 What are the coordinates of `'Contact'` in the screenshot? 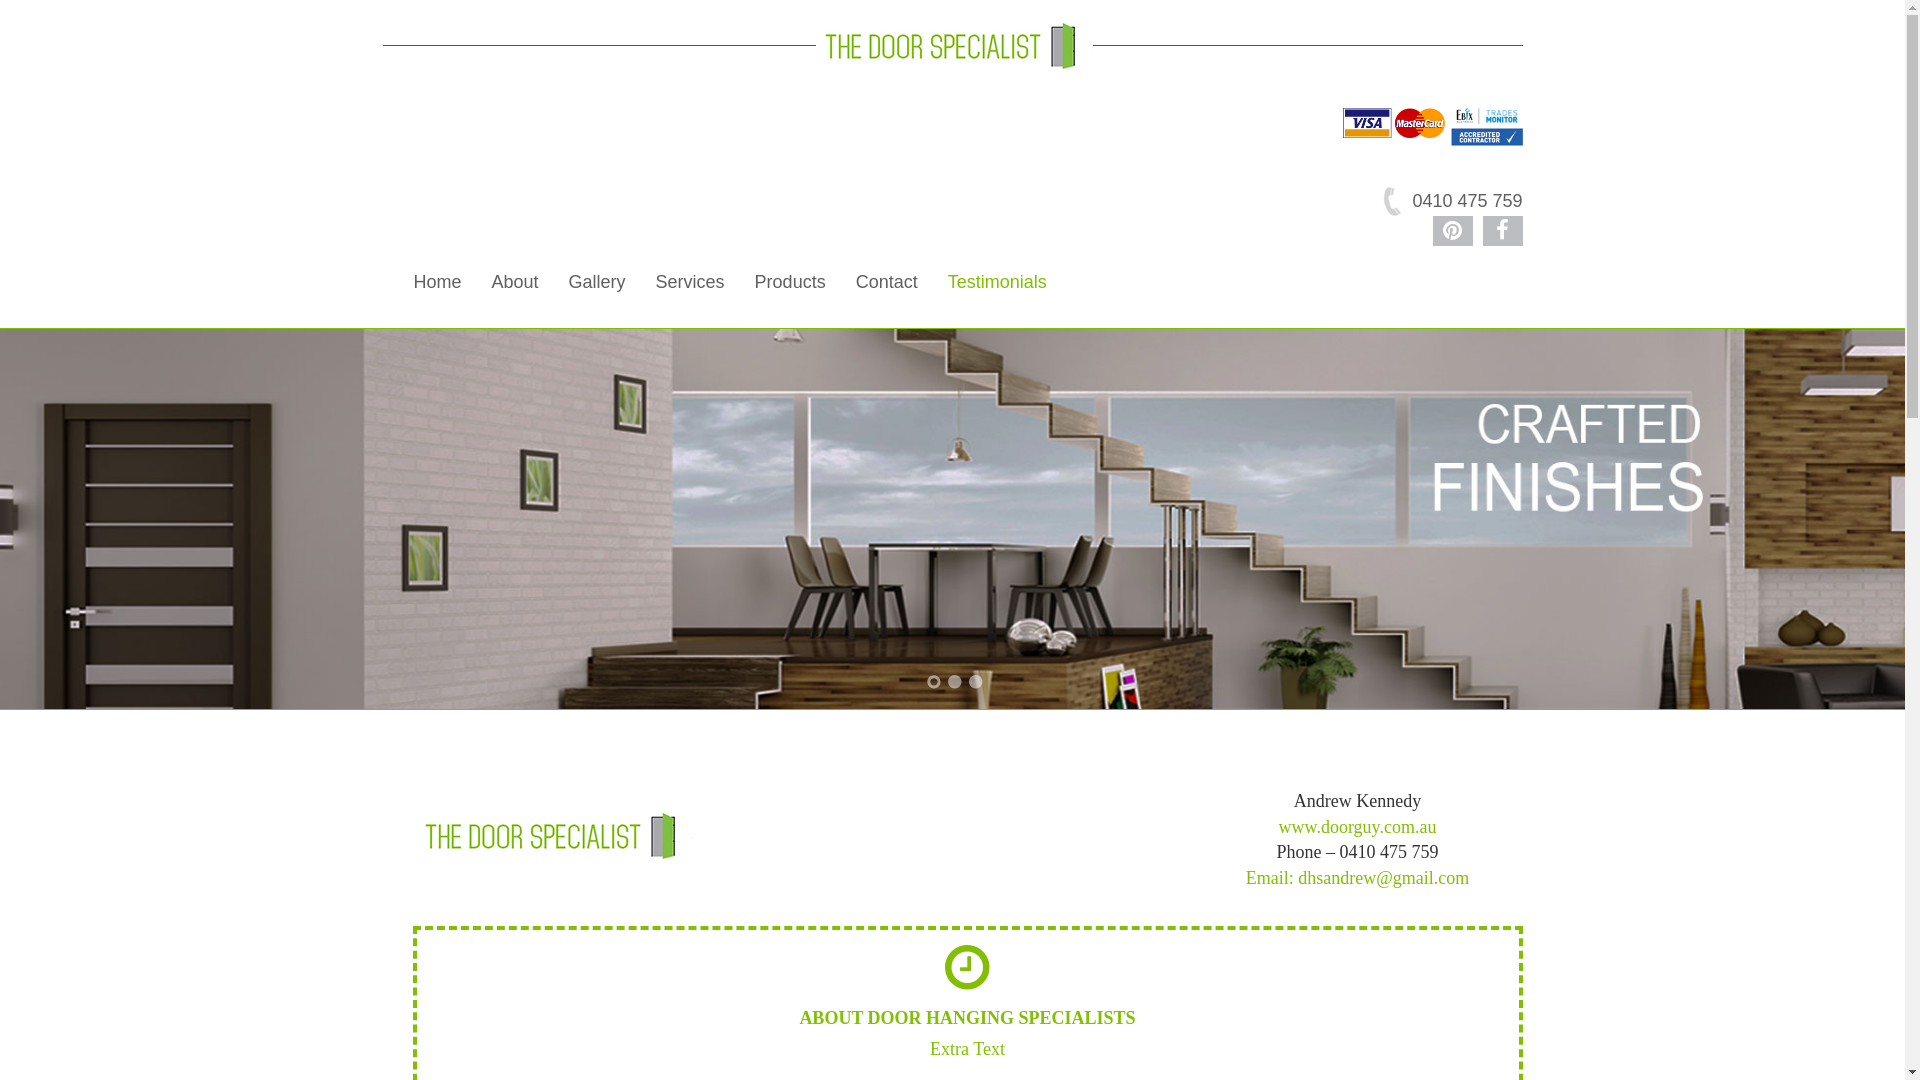 It's located at (886, 281).